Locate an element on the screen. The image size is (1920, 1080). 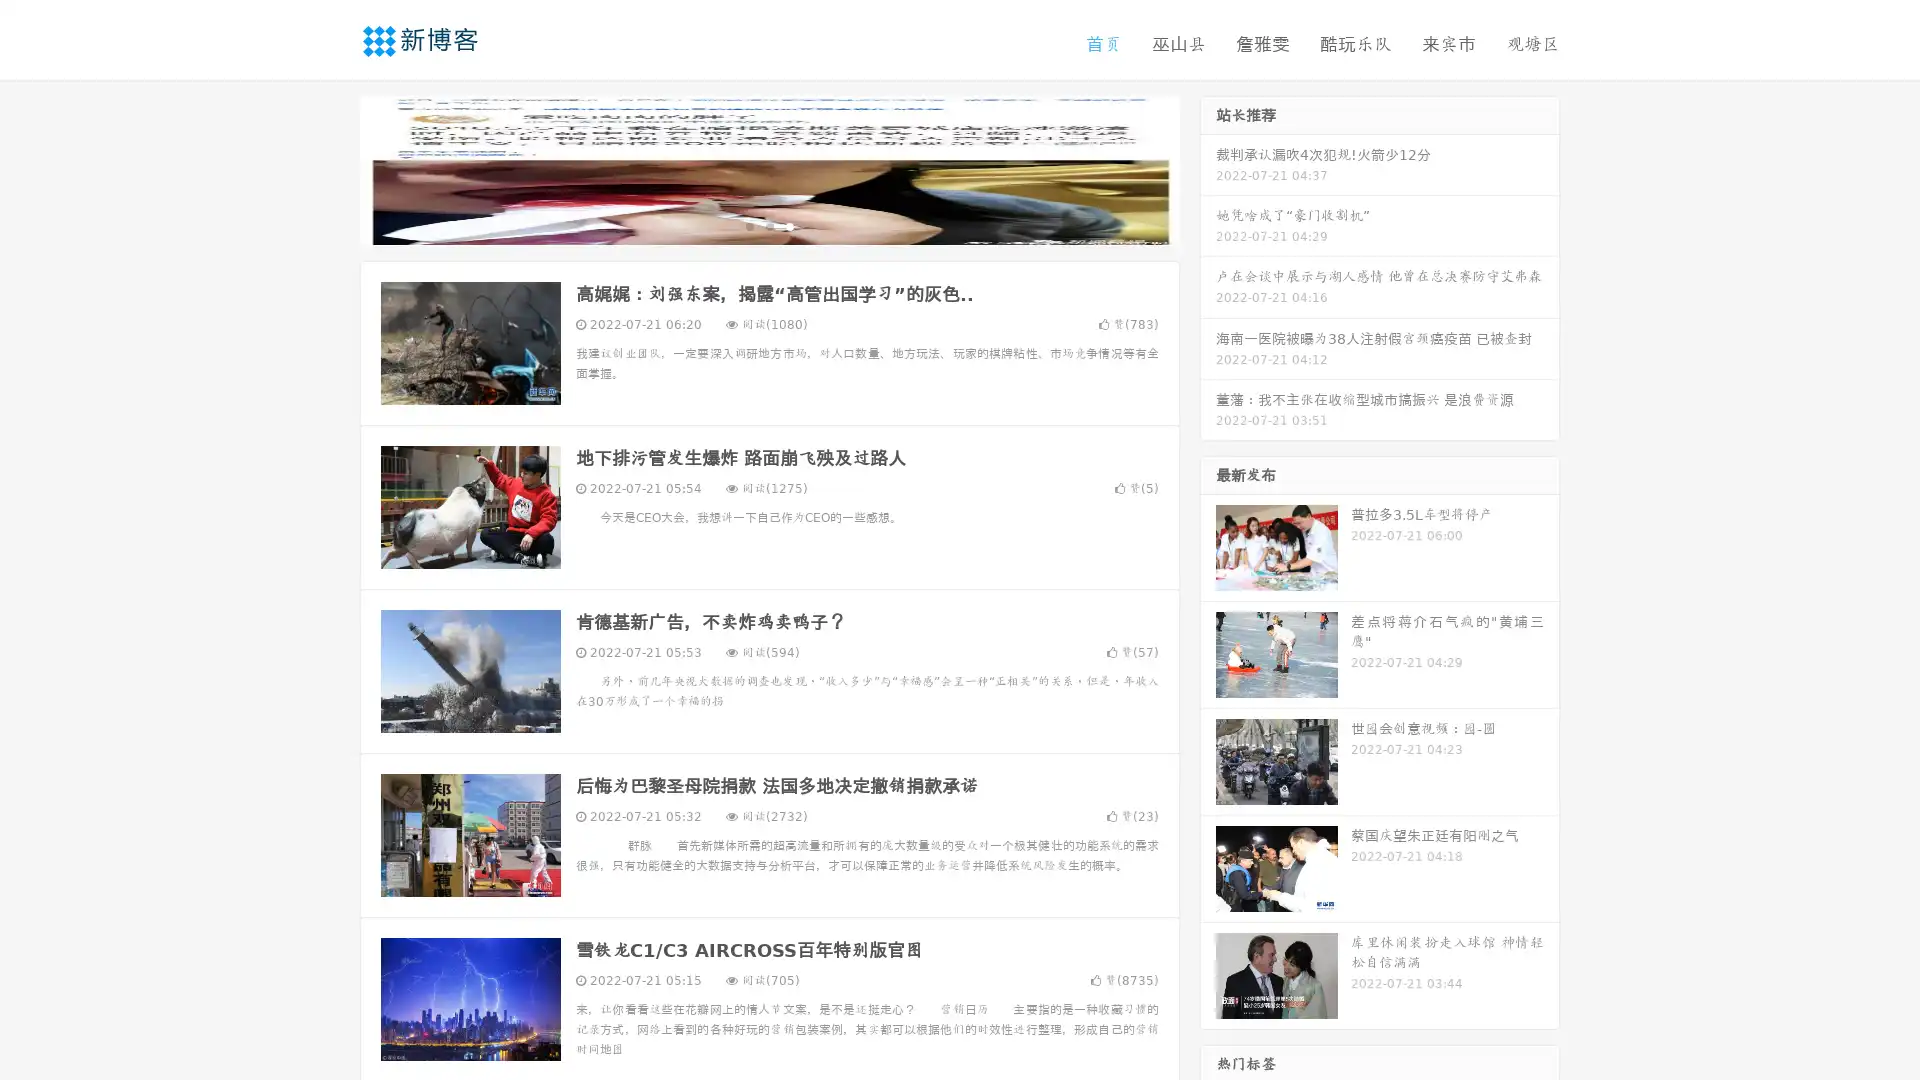
Next slide is located at coordinates (1208, 168).